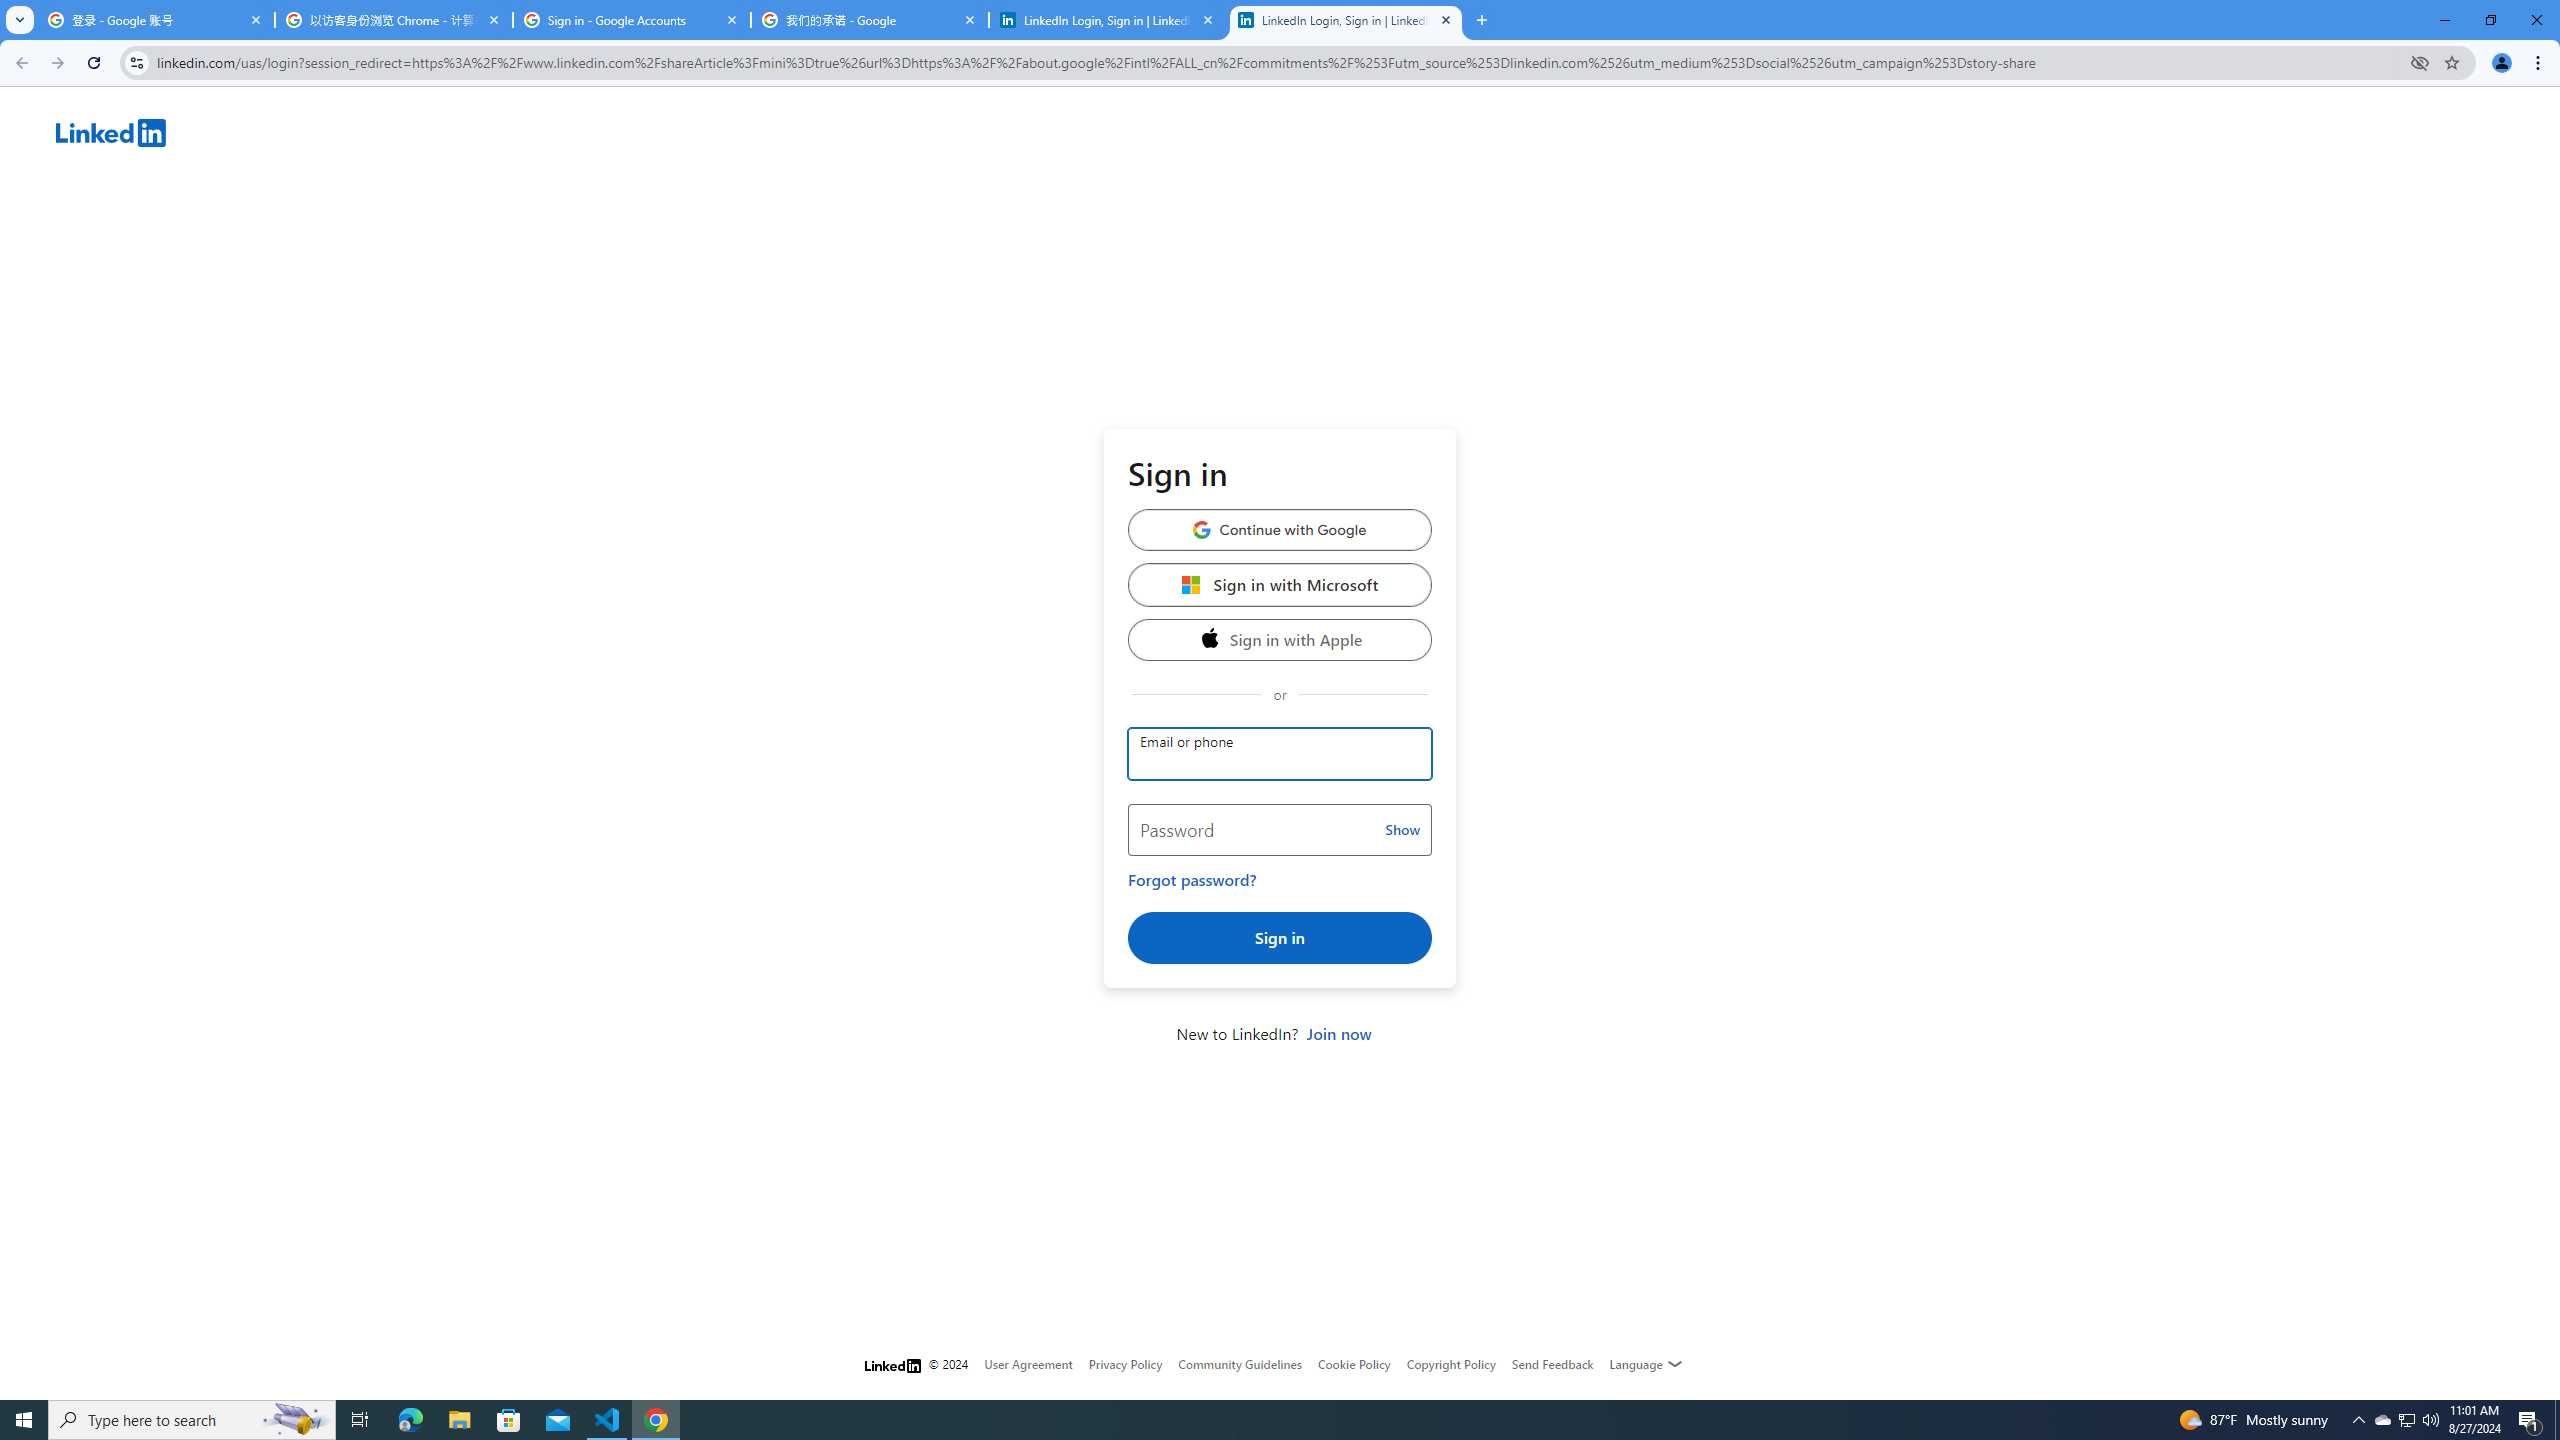 This screenshot has width=2560, height=1440. I want to click on 'Forgot password?', so click(1191, 880).